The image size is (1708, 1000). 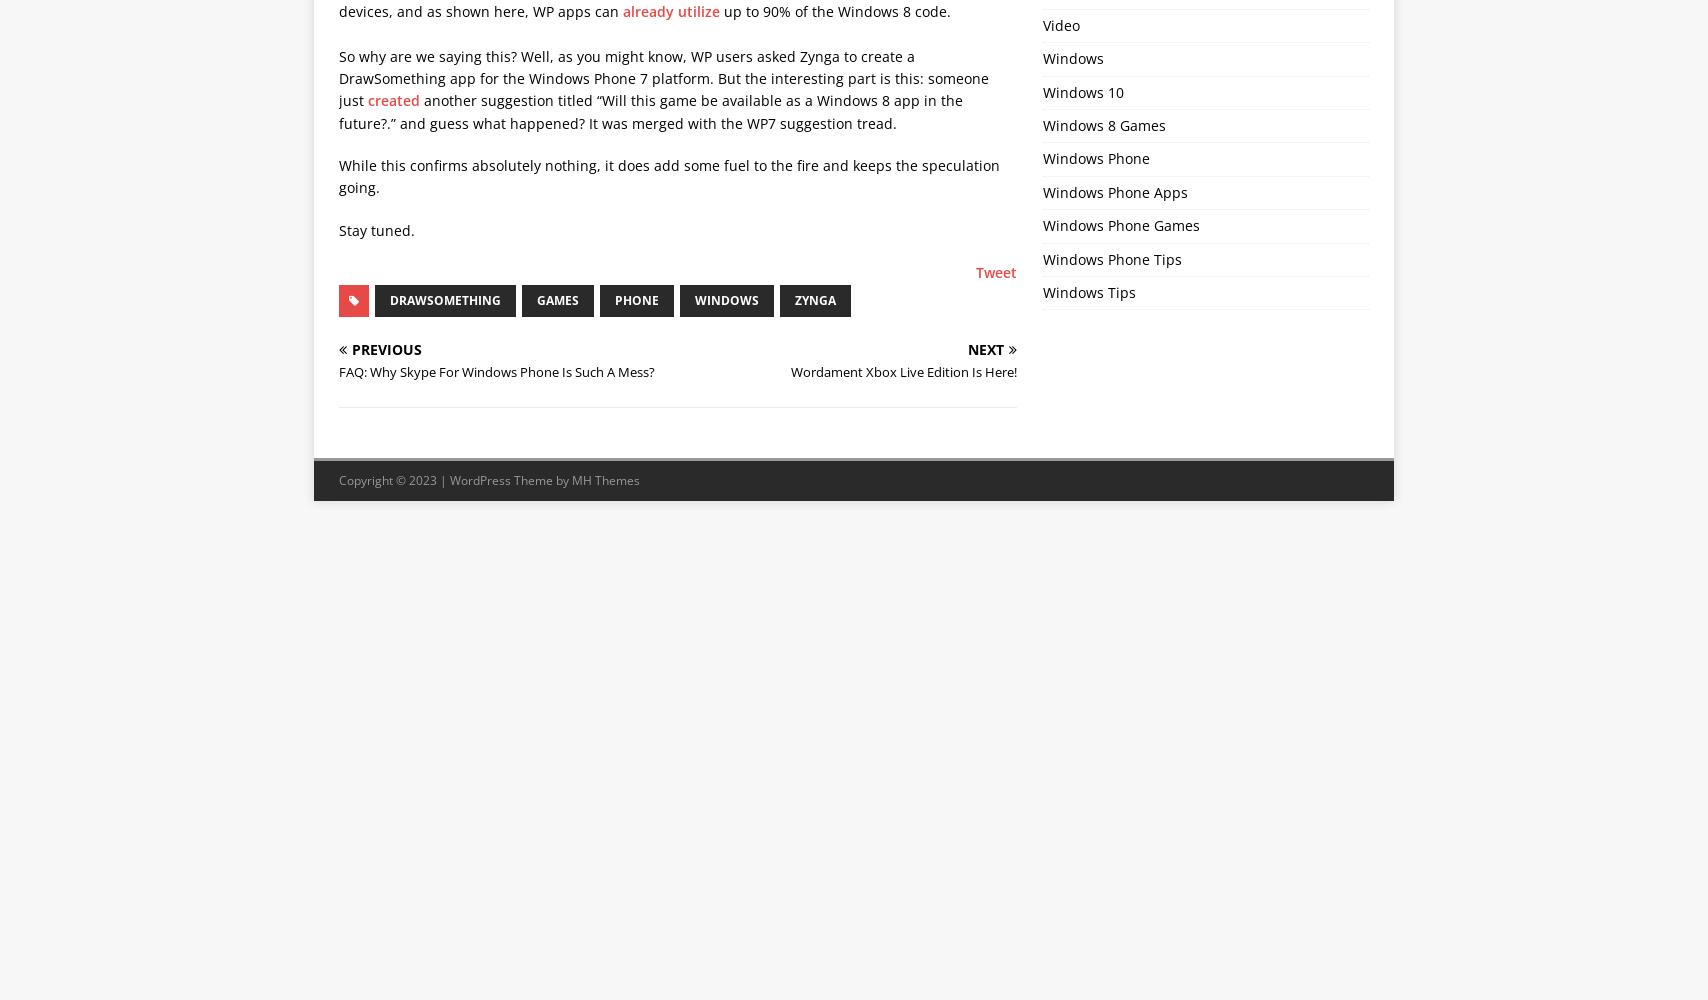 What do you see at coordinates (339, 370) in the screenshot?
I see `'FAQ: Why Skype For Windows Phone Is Such A Mess?'` at bounding box center [339, 370].